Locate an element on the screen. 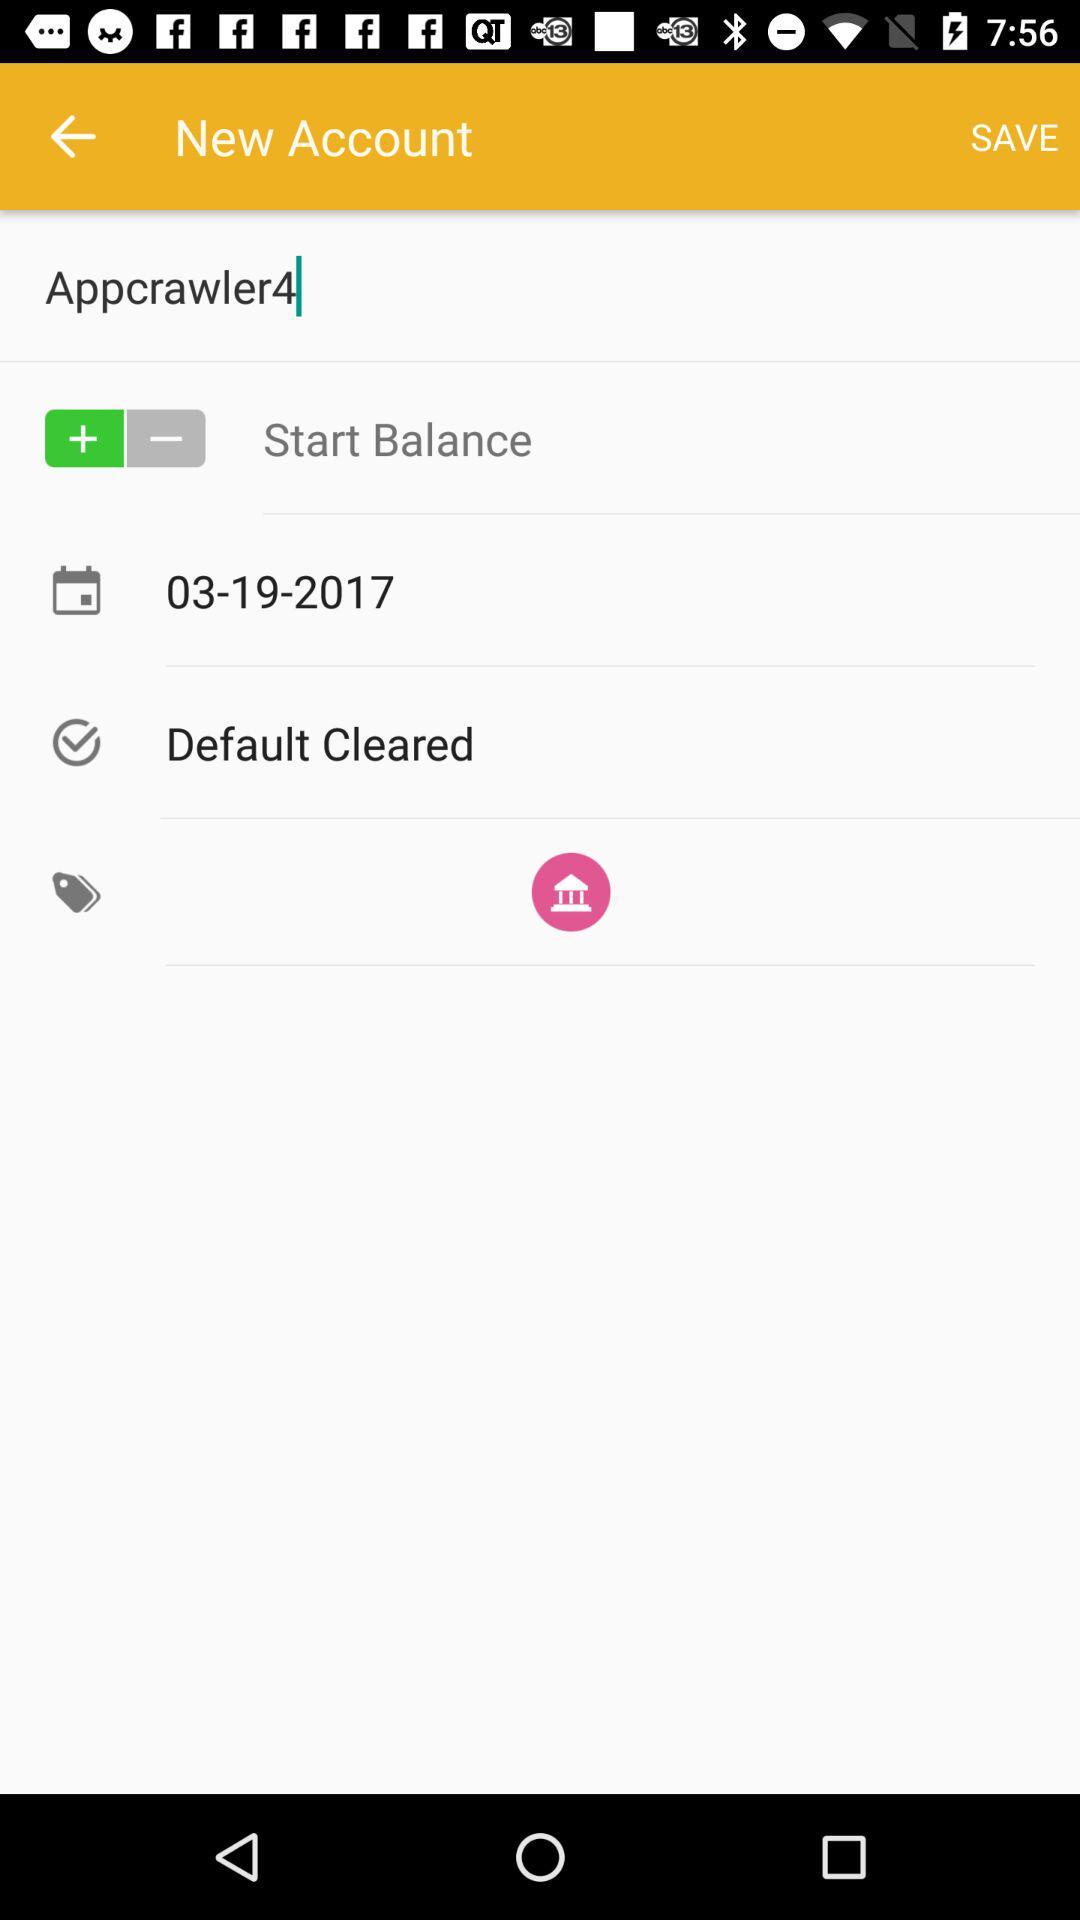  text field is located at coordinates (648, 437).